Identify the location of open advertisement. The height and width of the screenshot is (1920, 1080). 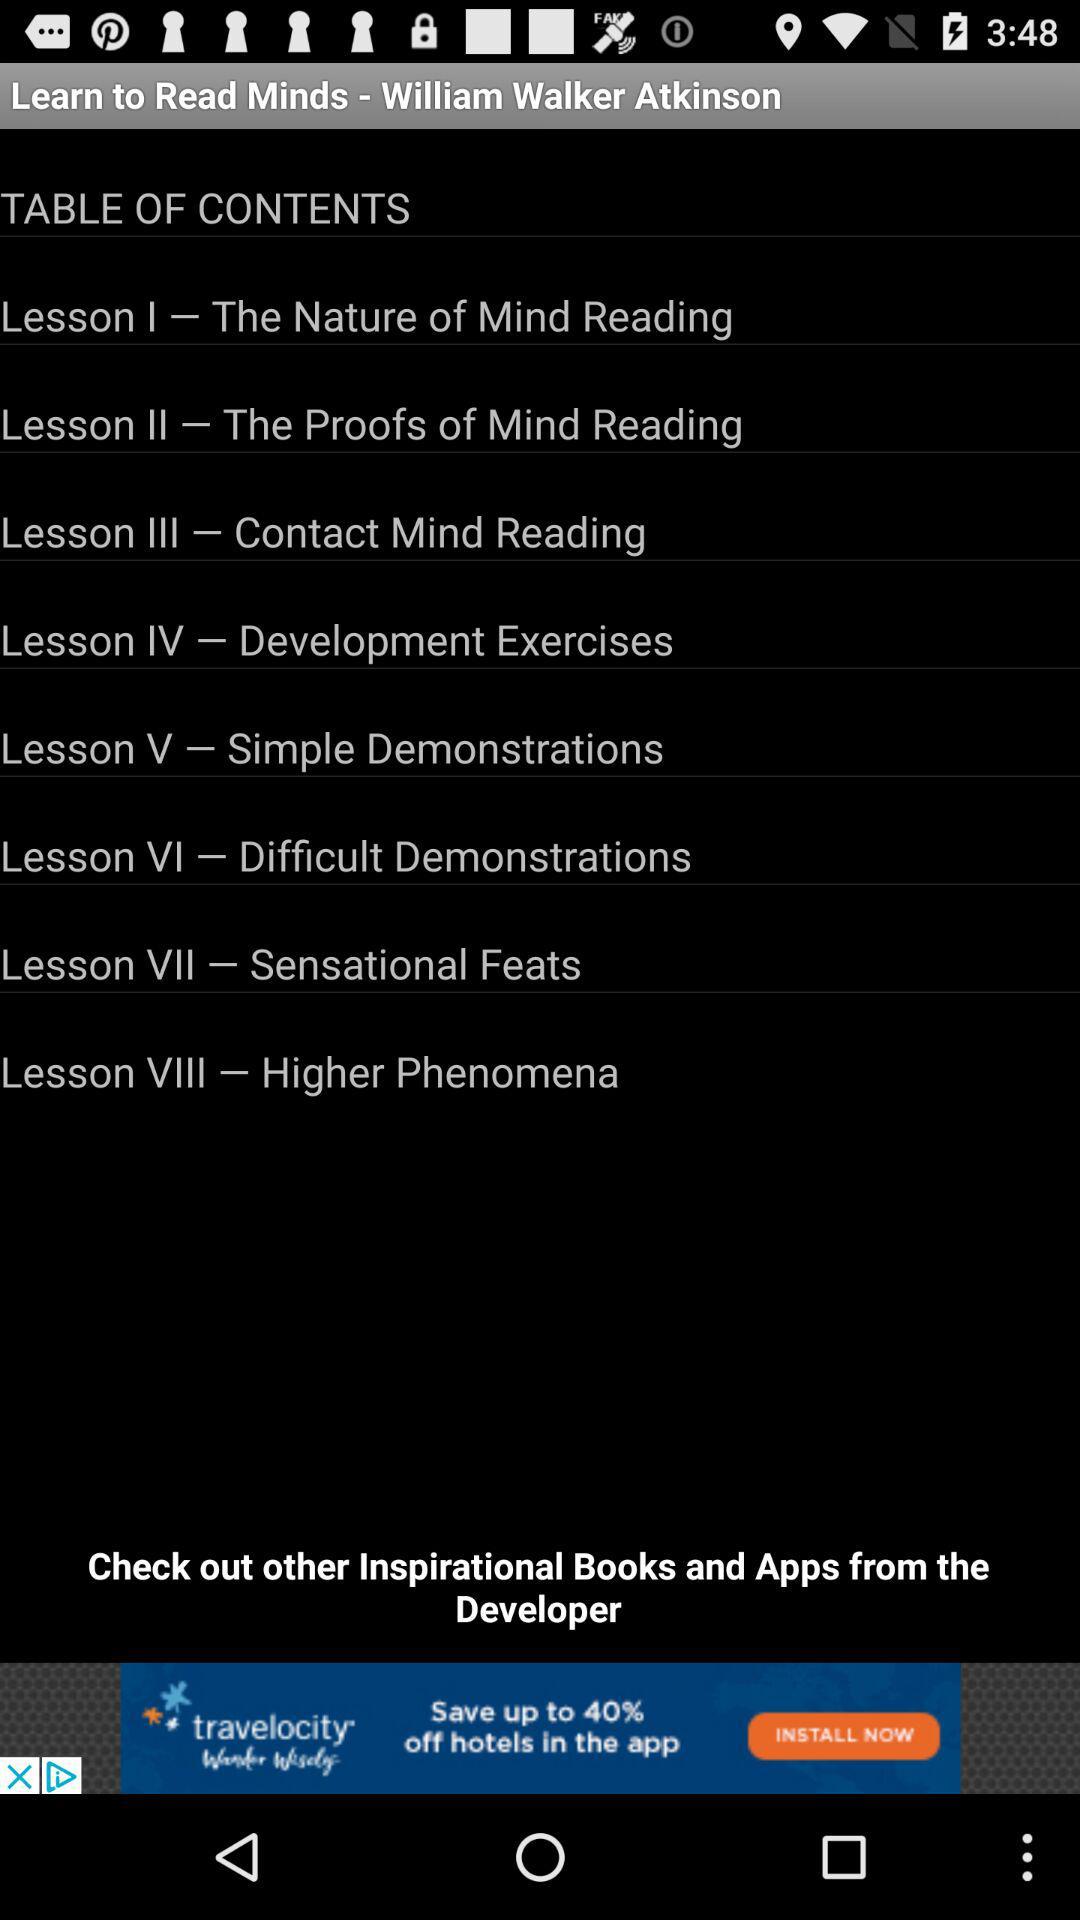
(540, 1727).